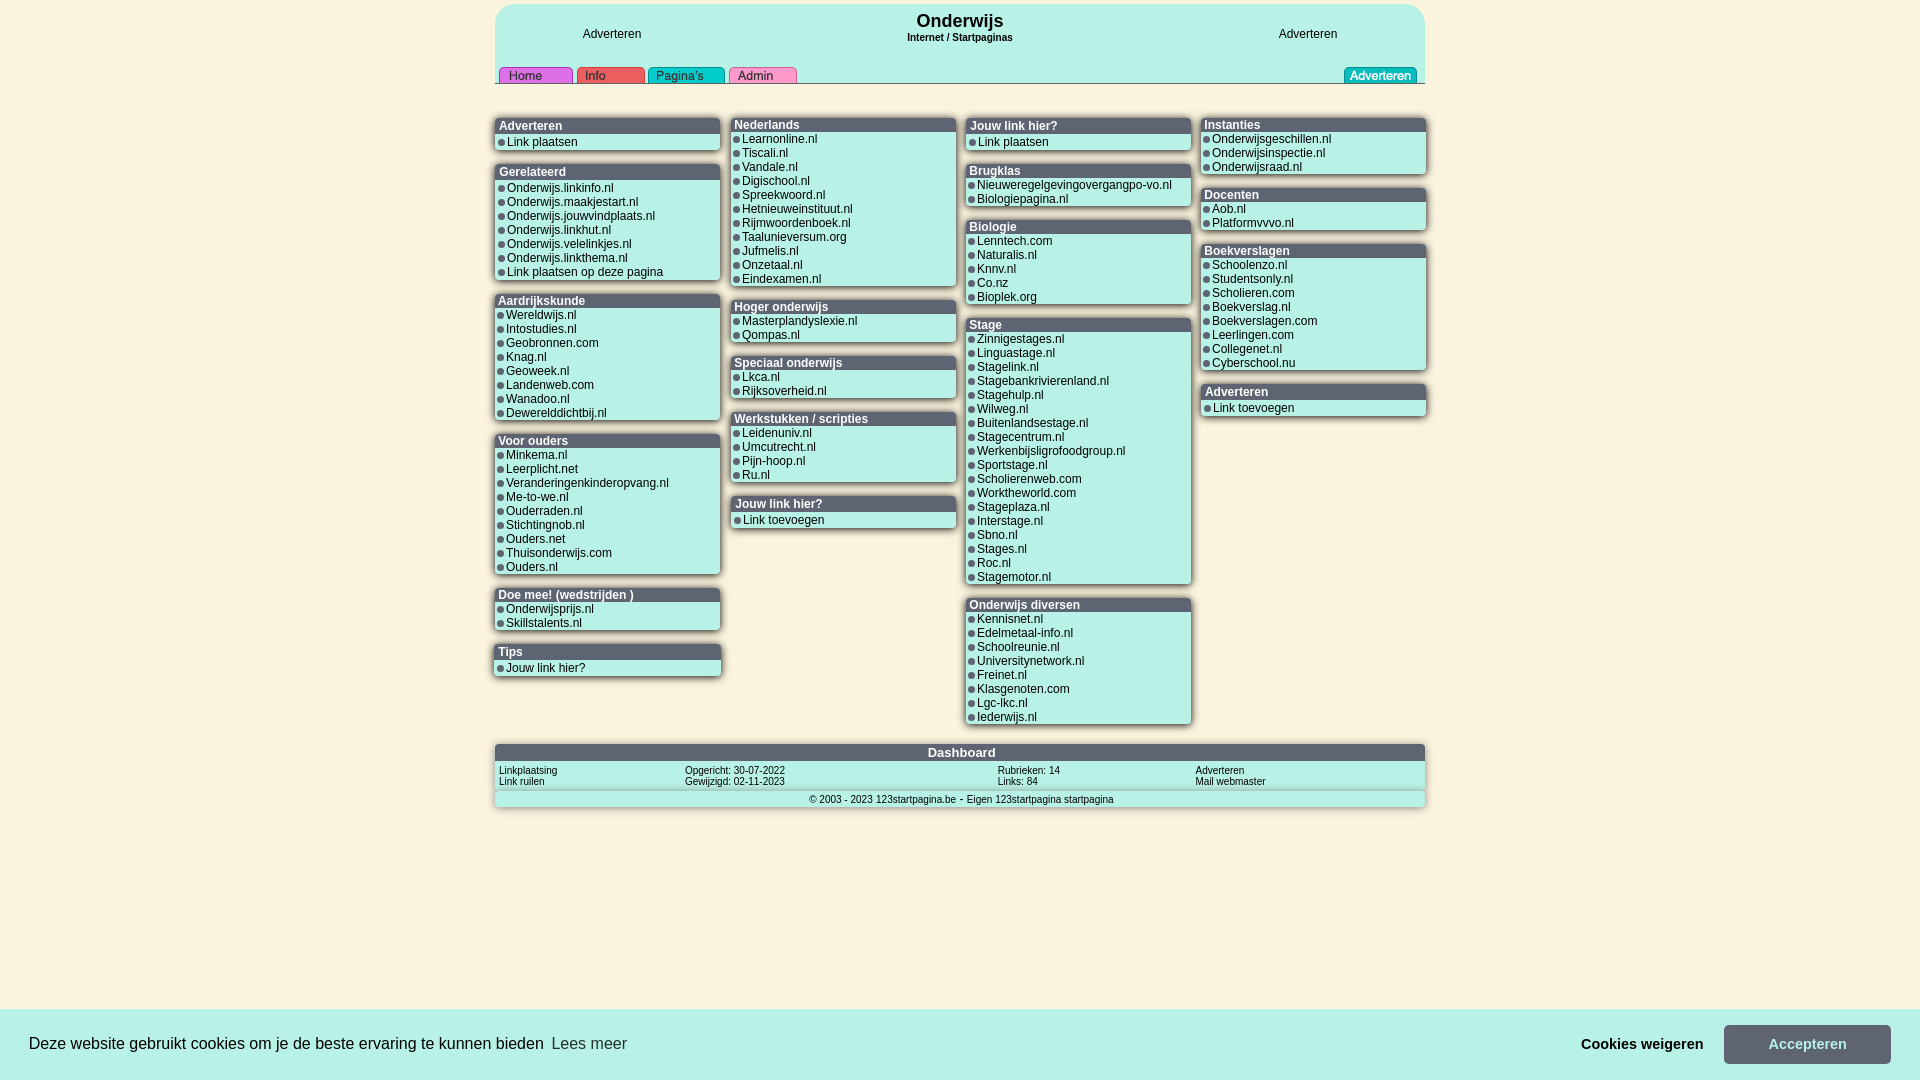 This screenshot has height=1080, width=1920. Describe the element at coordinates (1002, 548) in the screenshot. I see `'Stages.nl'` at that location.